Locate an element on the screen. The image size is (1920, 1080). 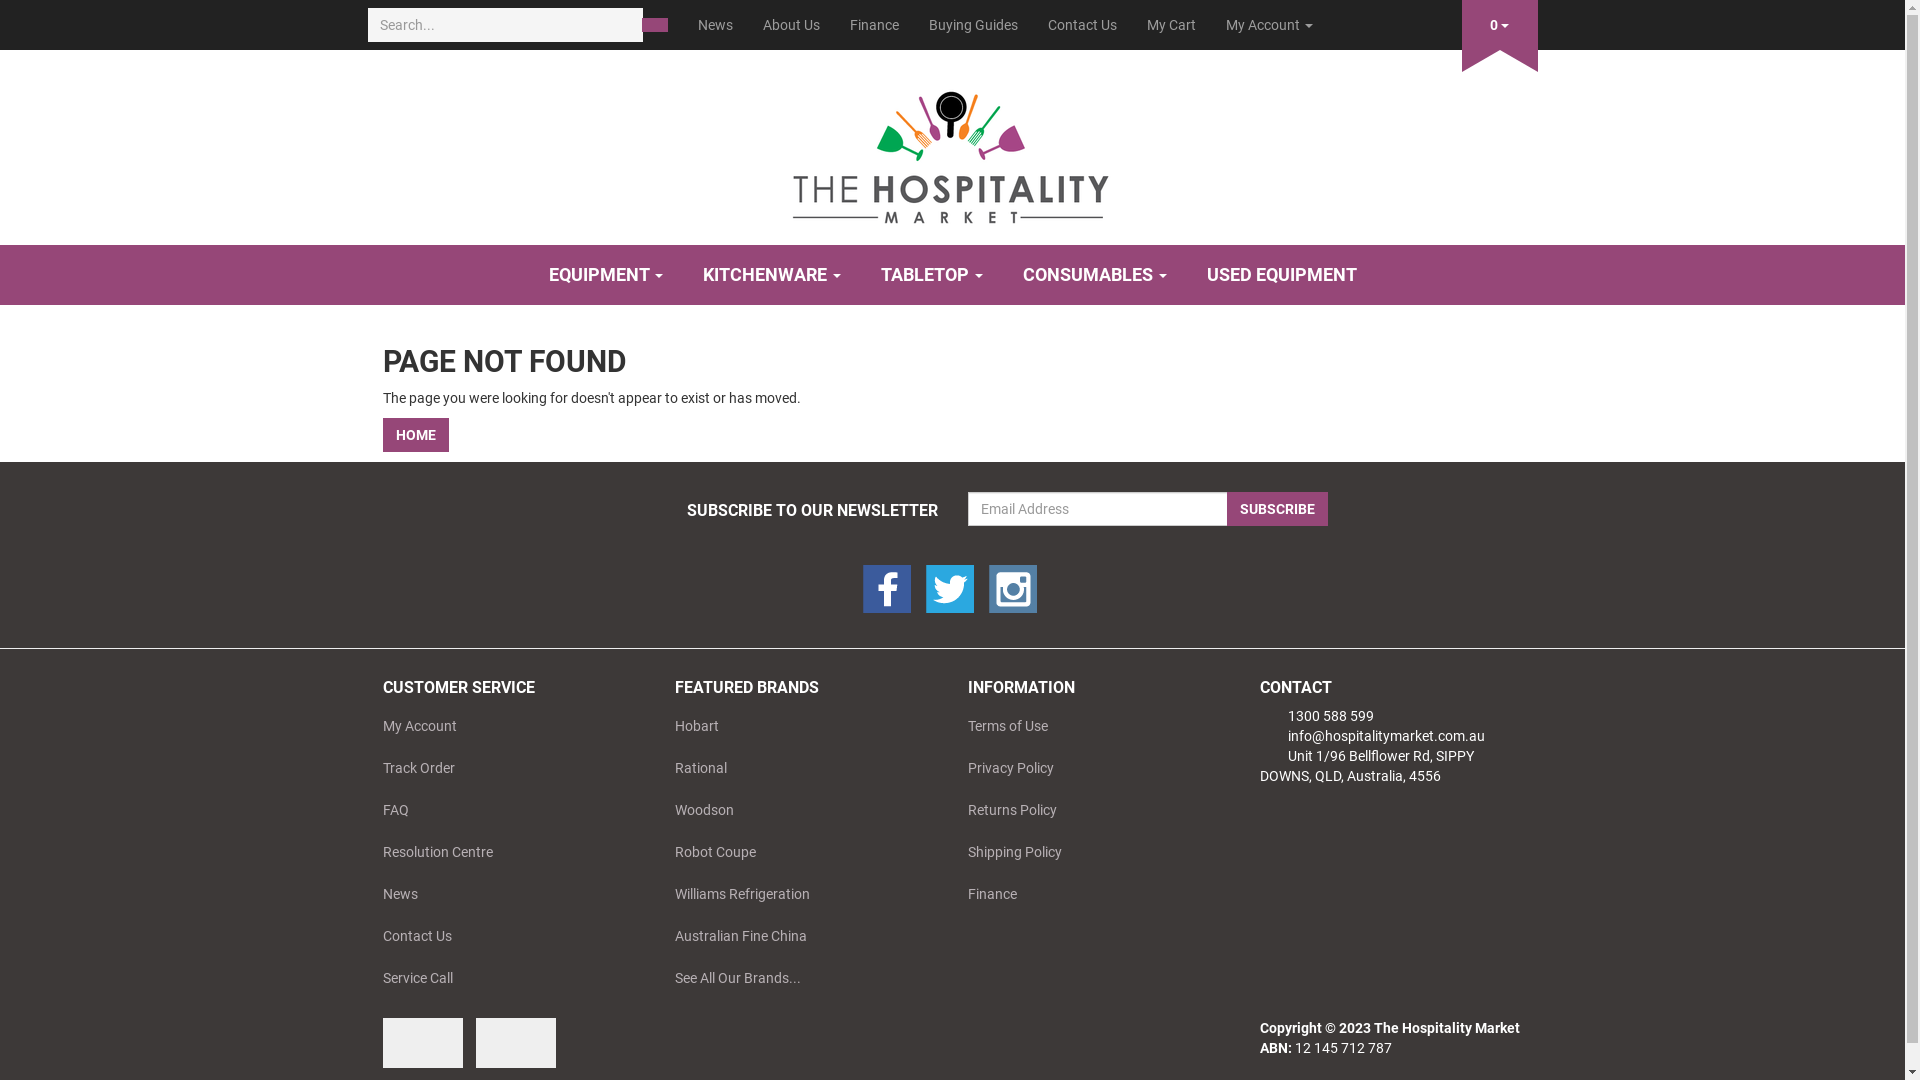
'Subscribe' is located at coordinates (1275, 508).